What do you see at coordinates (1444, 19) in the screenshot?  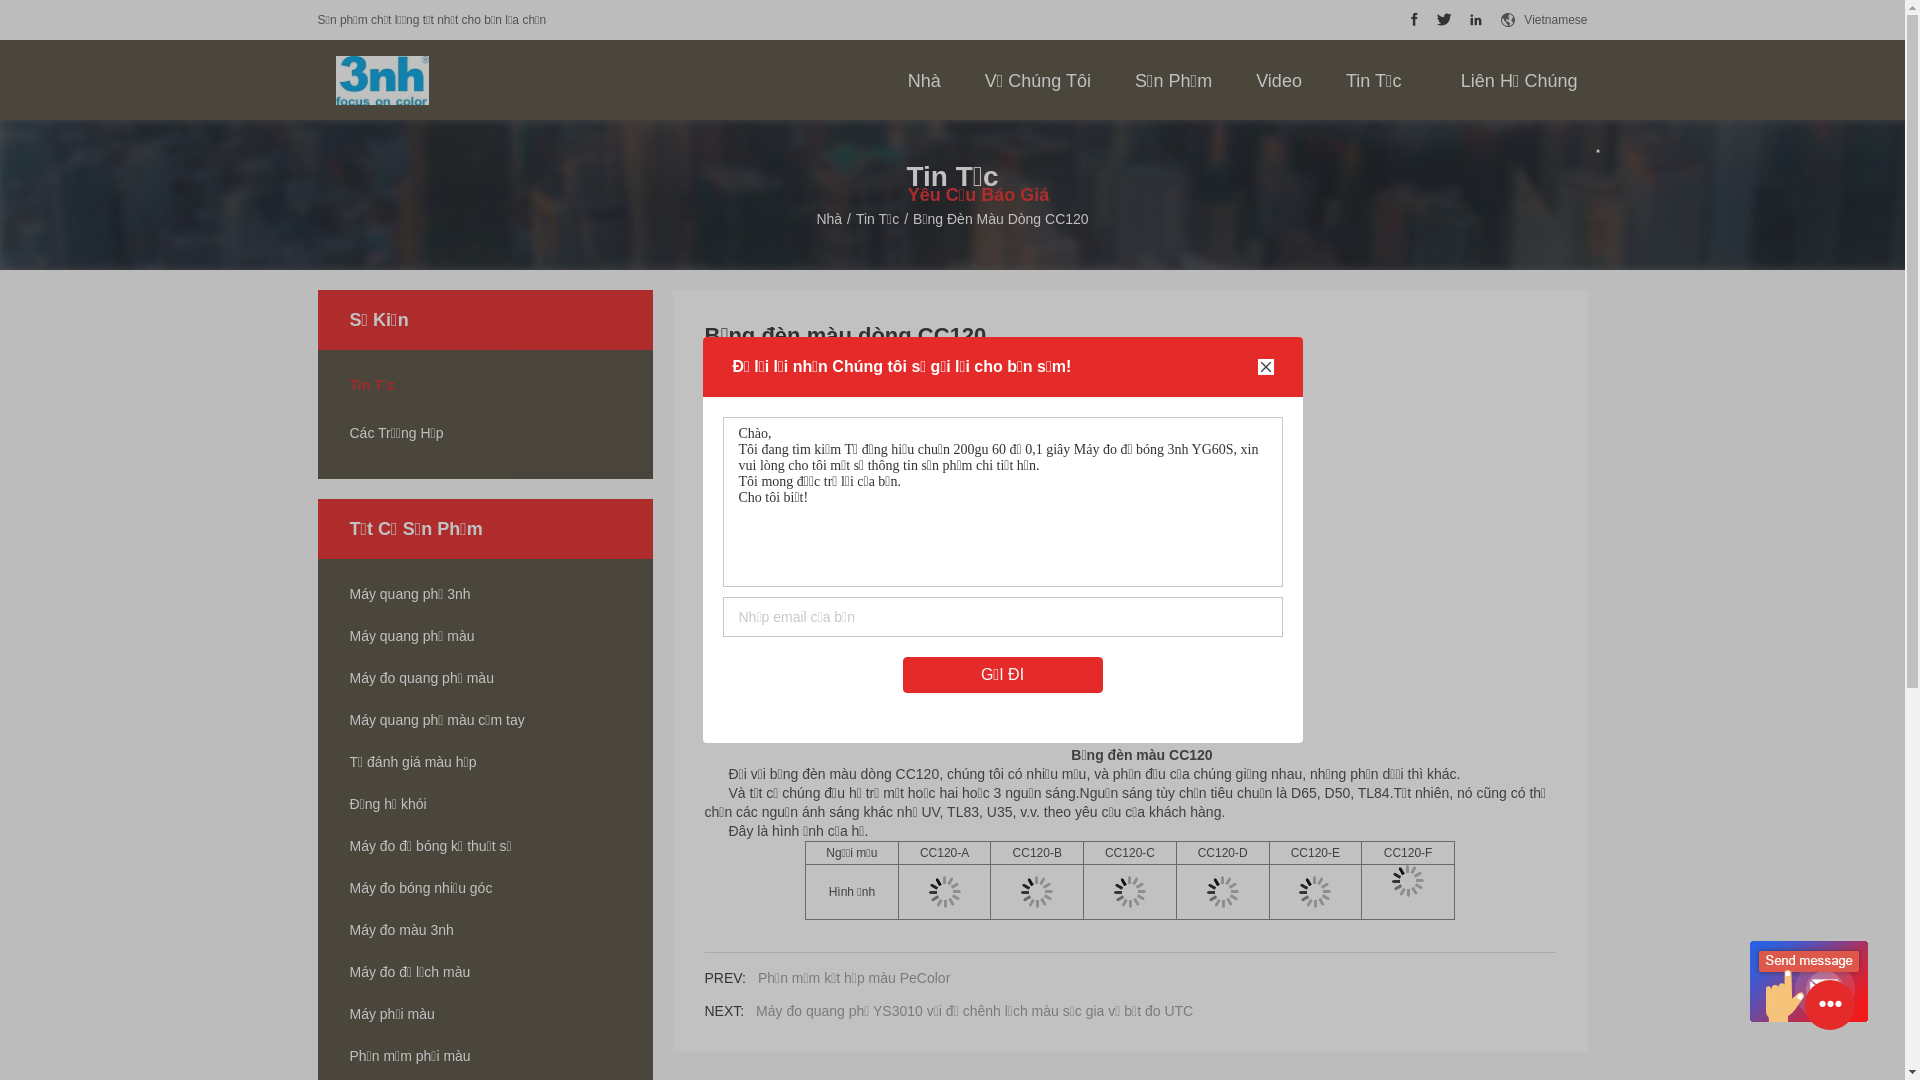 I see `'Shenzhen ThreeNH Technology Co., Ltd. Twitter'` at bounding box center [1444, 19].